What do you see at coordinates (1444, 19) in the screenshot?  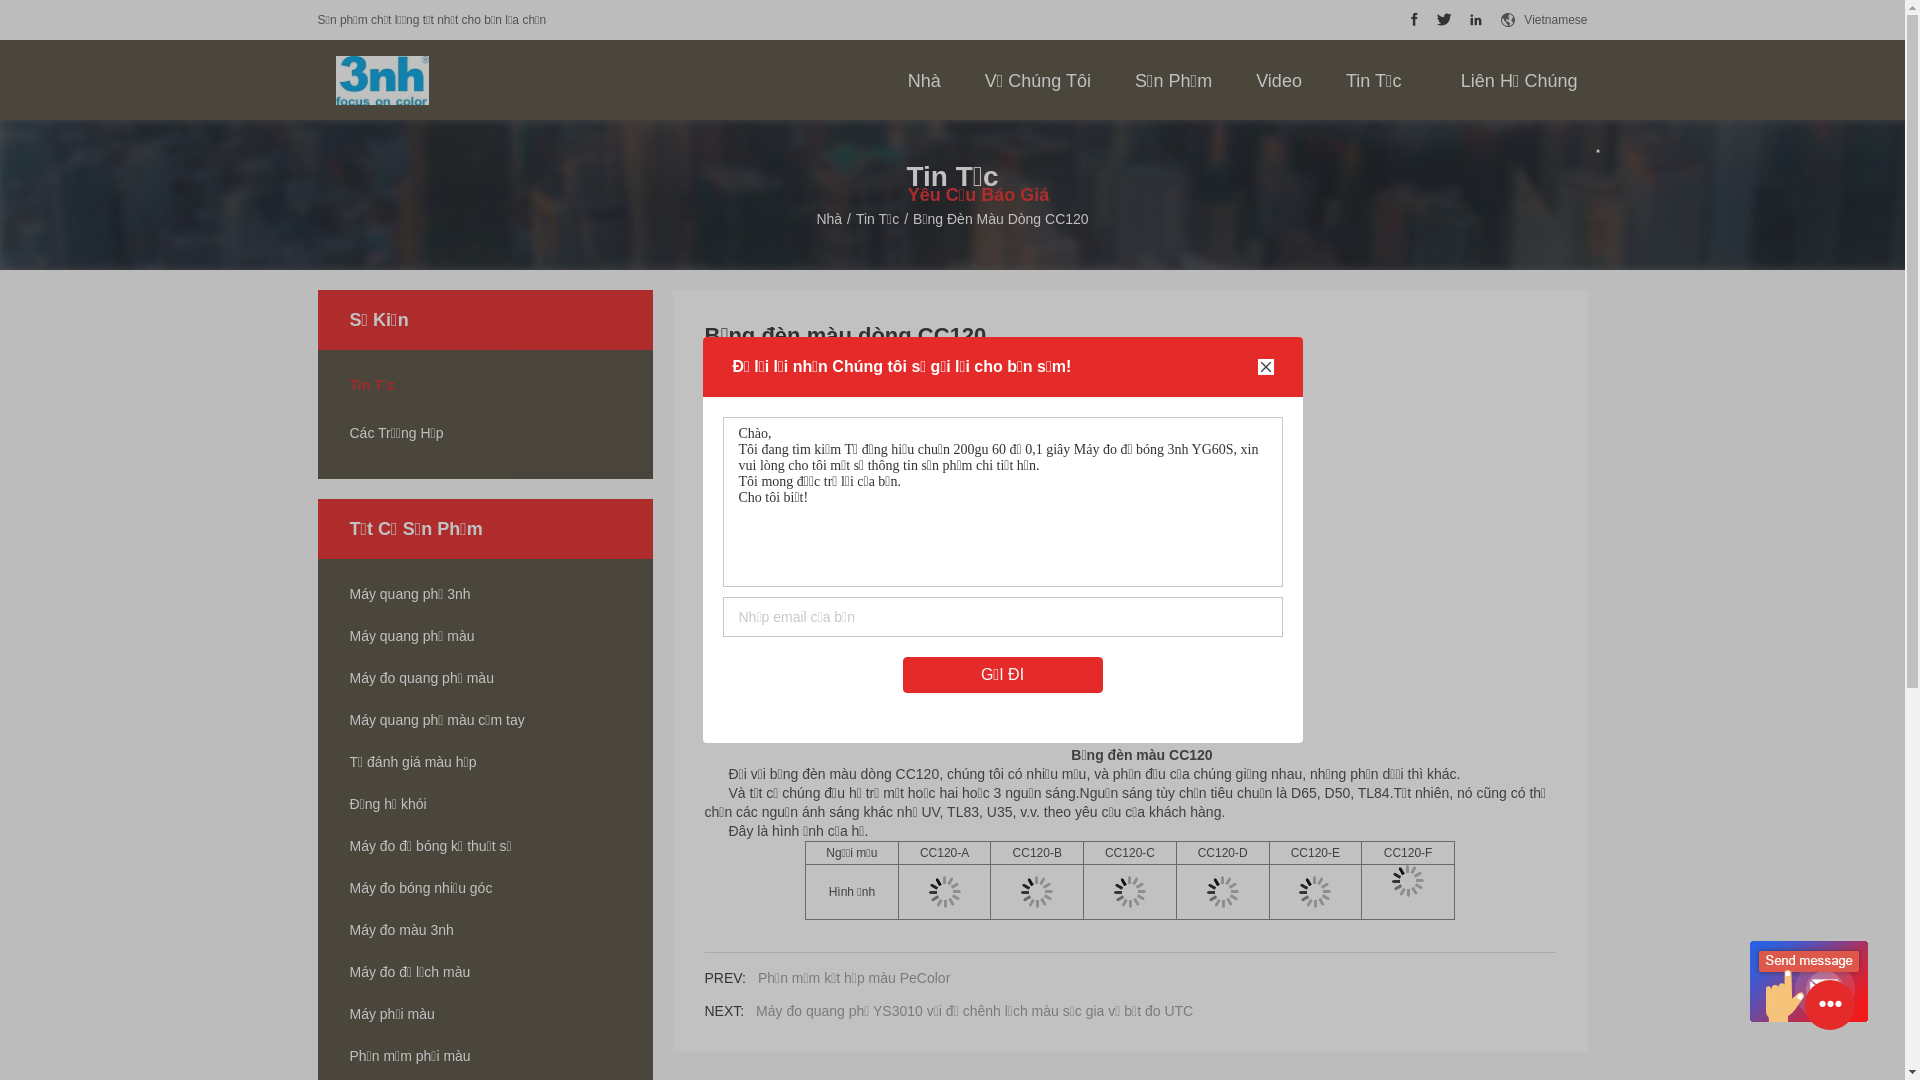 I see `'Shenzhen ThreeNH Technology Co., Ltd. Twitter'` at bounding box center [1444, 19].